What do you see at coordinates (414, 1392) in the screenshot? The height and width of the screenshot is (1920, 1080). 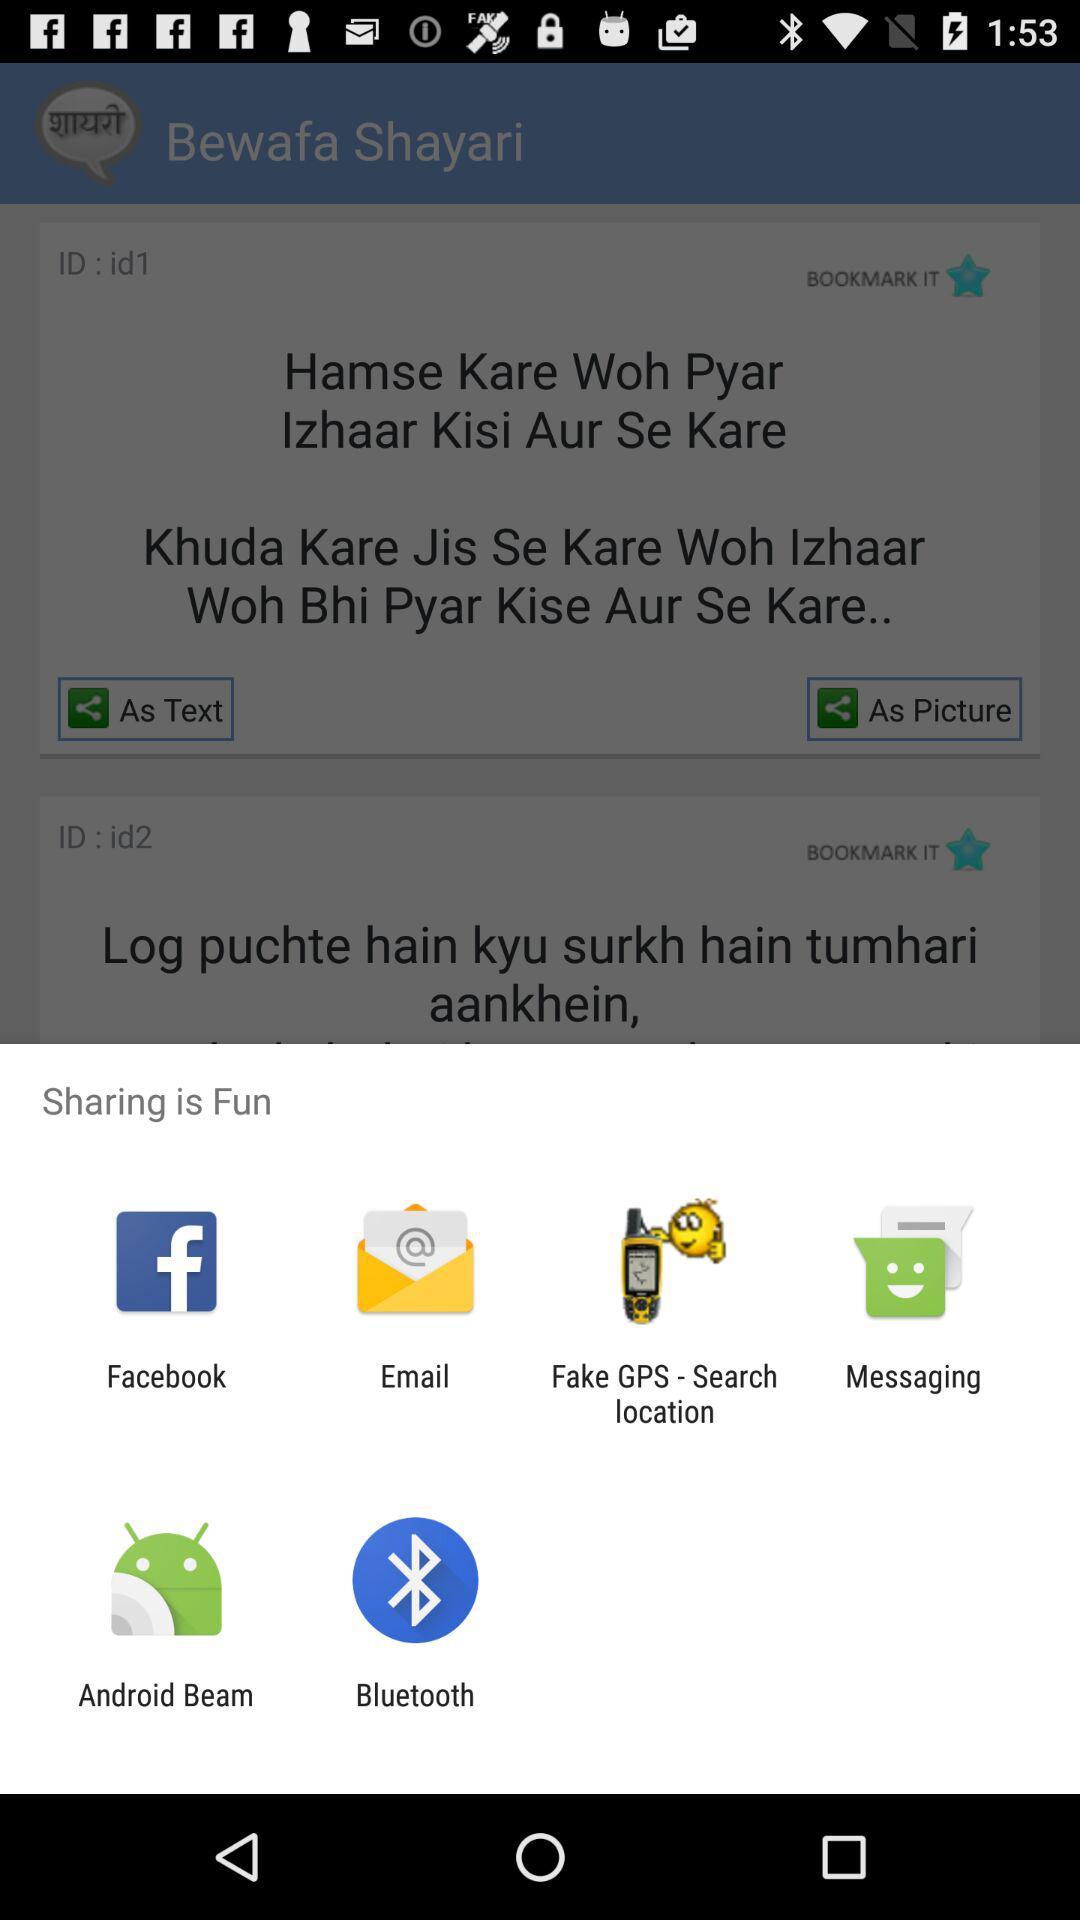 I see `item next to fake gps search` at bounding box center [414, 1392].